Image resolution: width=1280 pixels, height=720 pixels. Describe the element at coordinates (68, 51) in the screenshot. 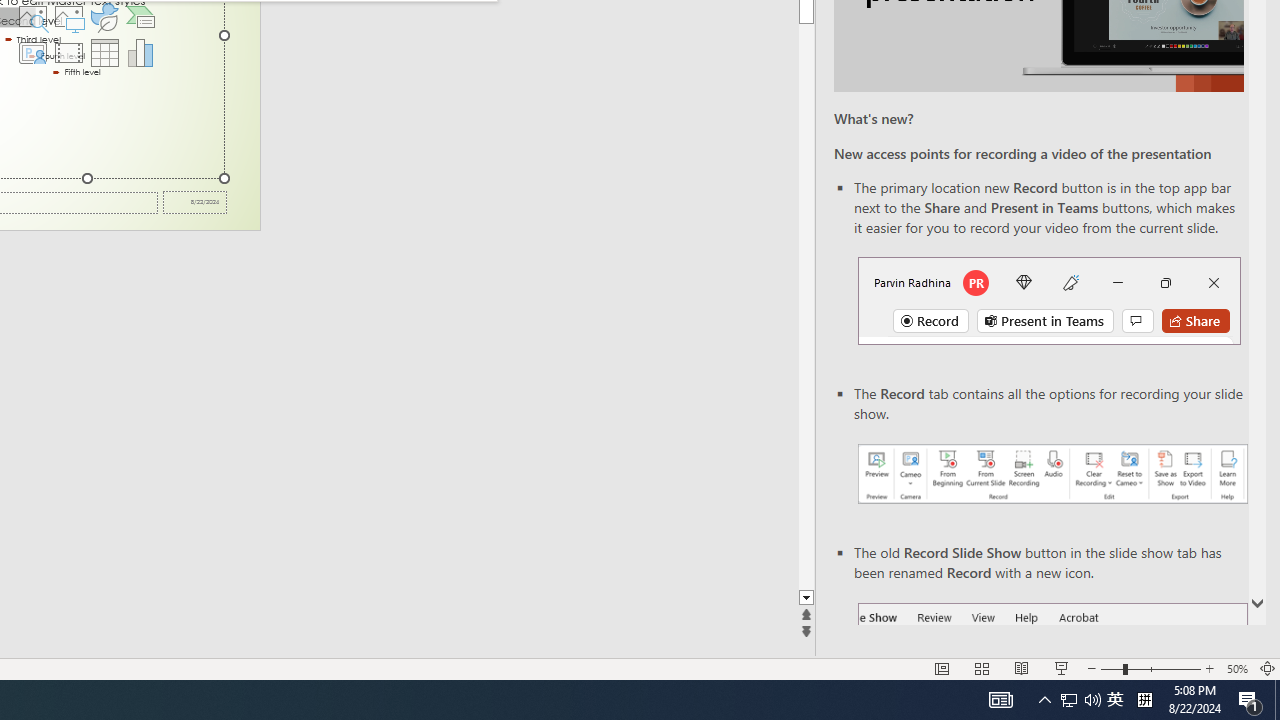

I see `'Insert Video'` at that location.